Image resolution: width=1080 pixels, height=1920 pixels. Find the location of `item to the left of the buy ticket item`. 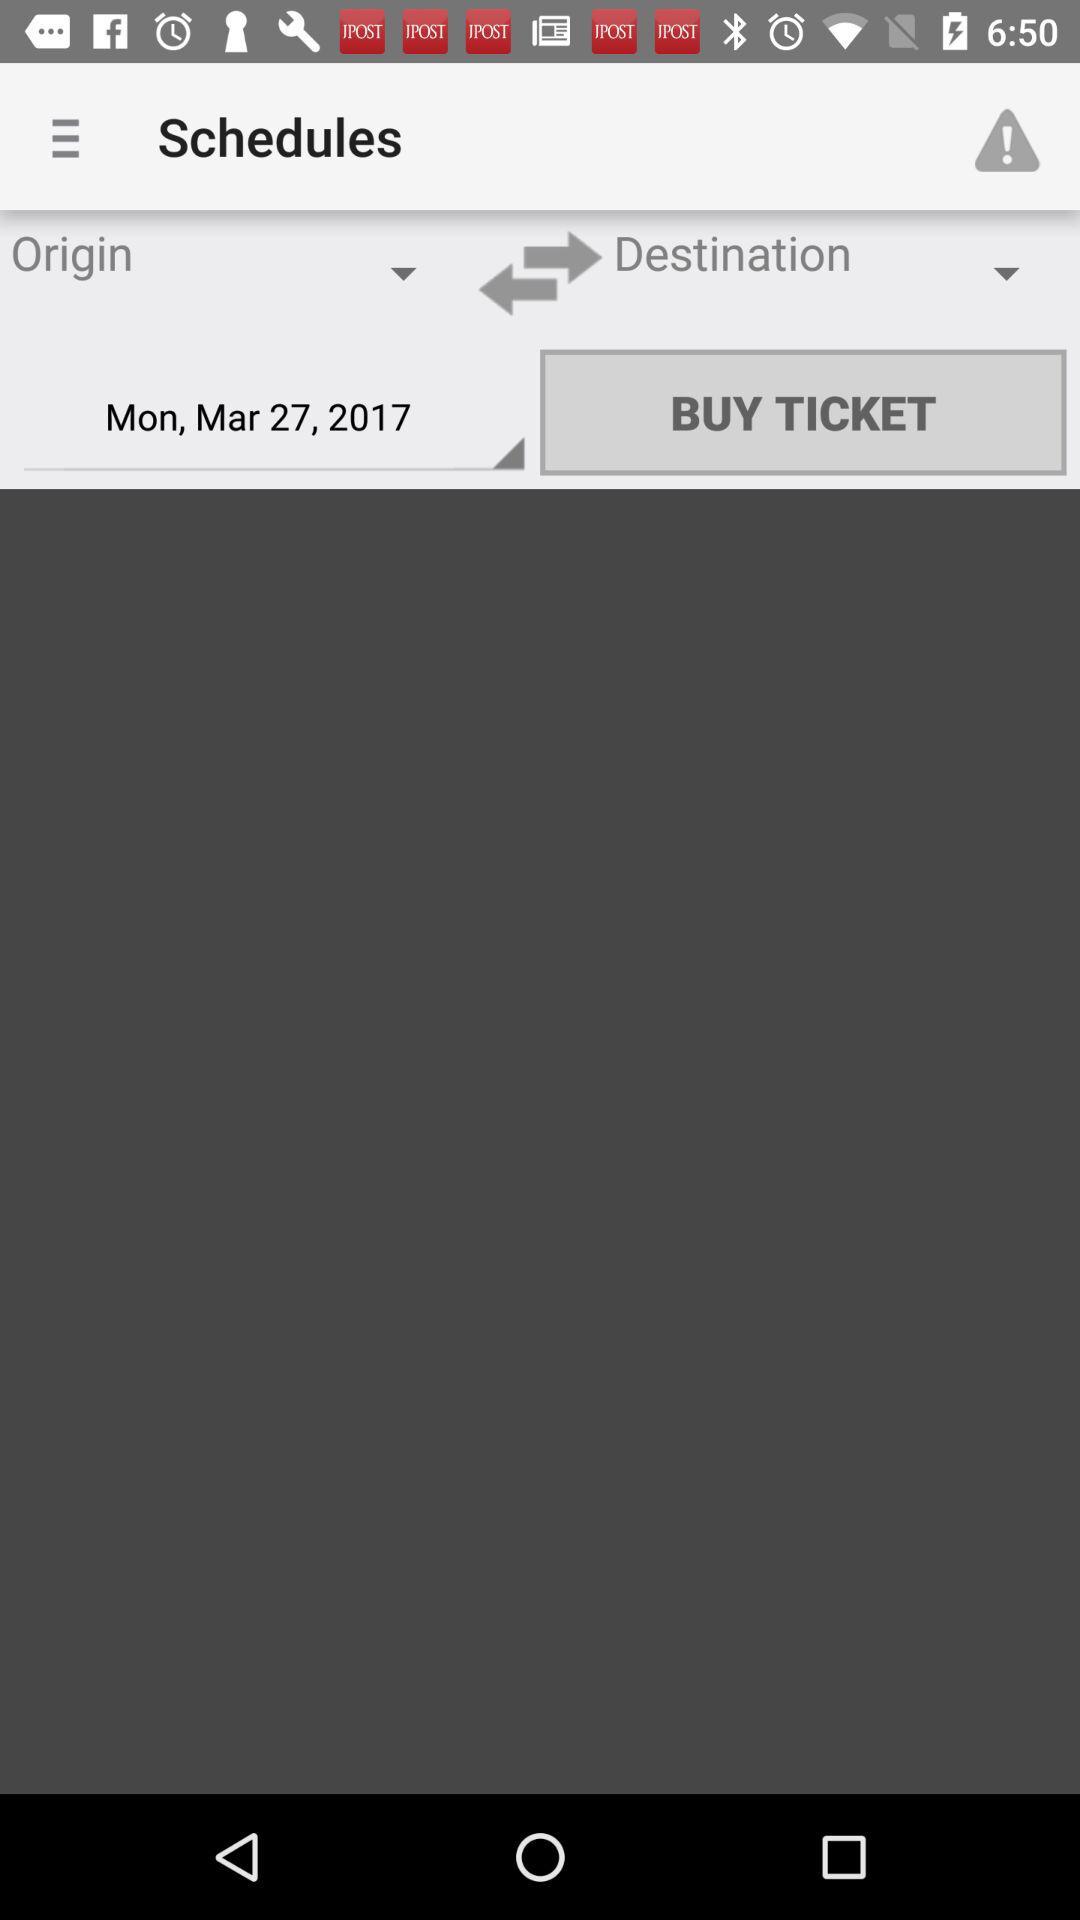

item to the left of the buy ticket item is located at coordinates (274, 416).